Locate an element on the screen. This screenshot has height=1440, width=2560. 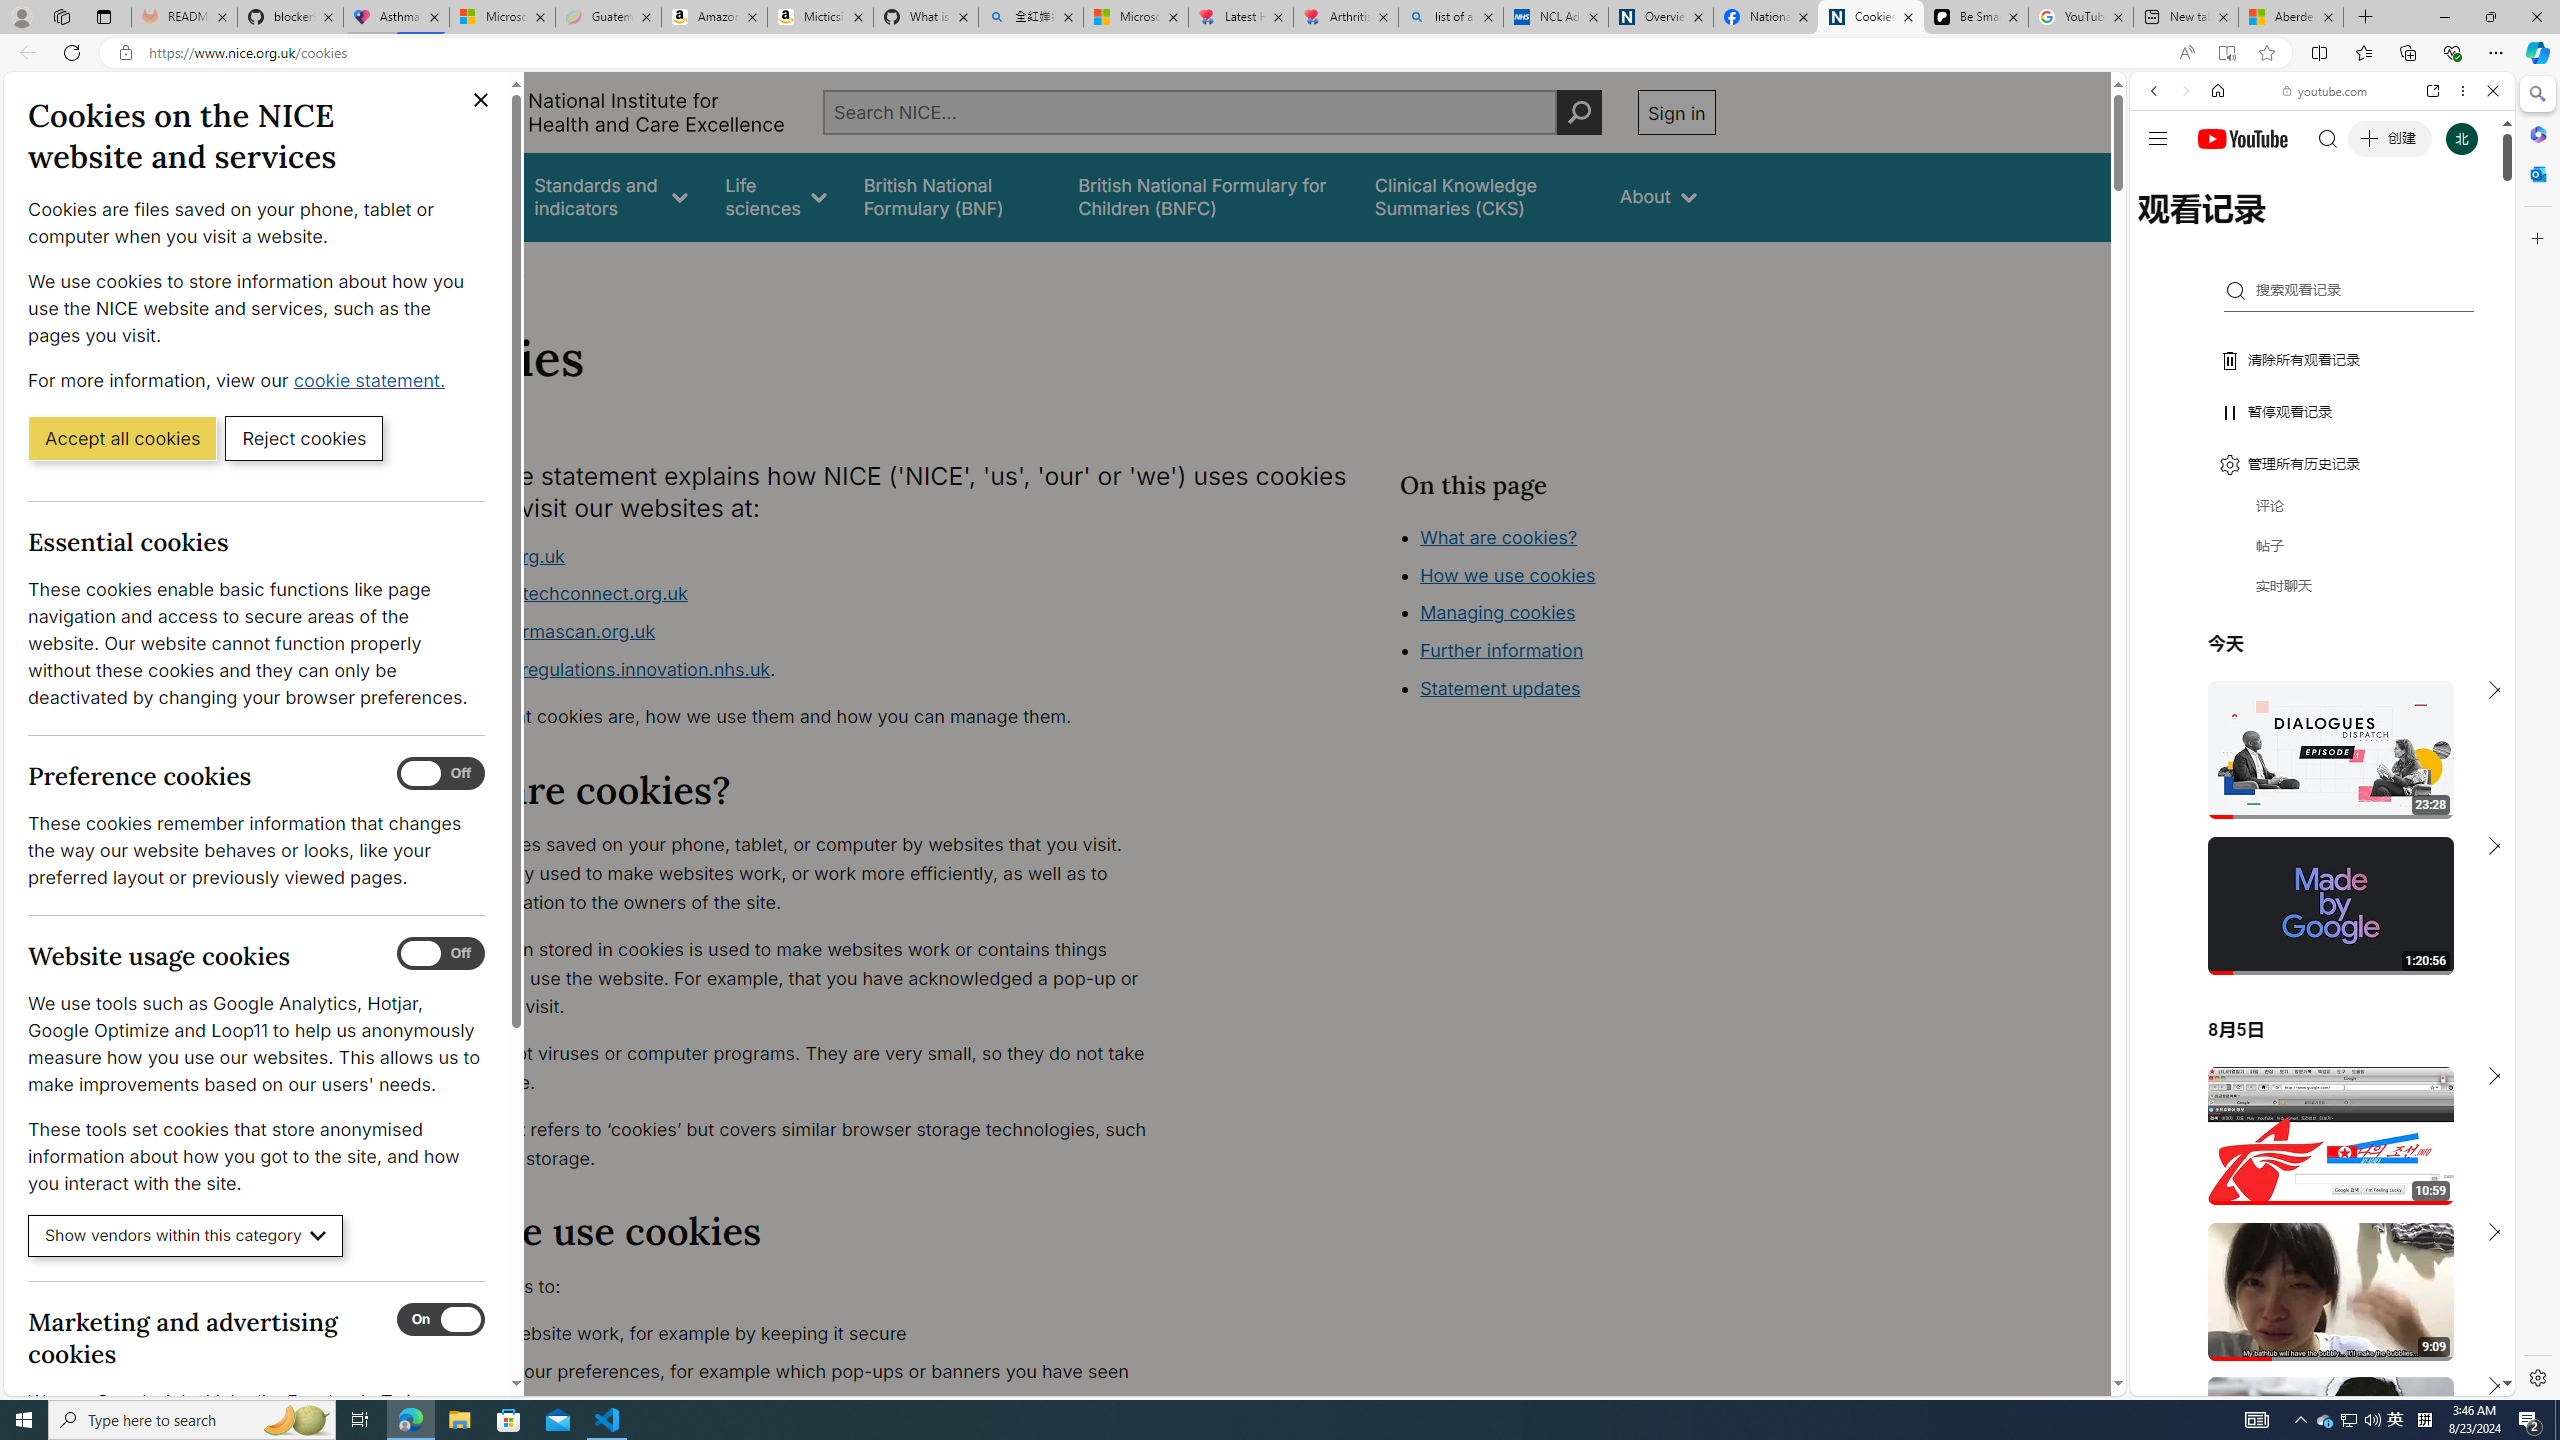
'Search the web' is located at coordinates (2331, 137).